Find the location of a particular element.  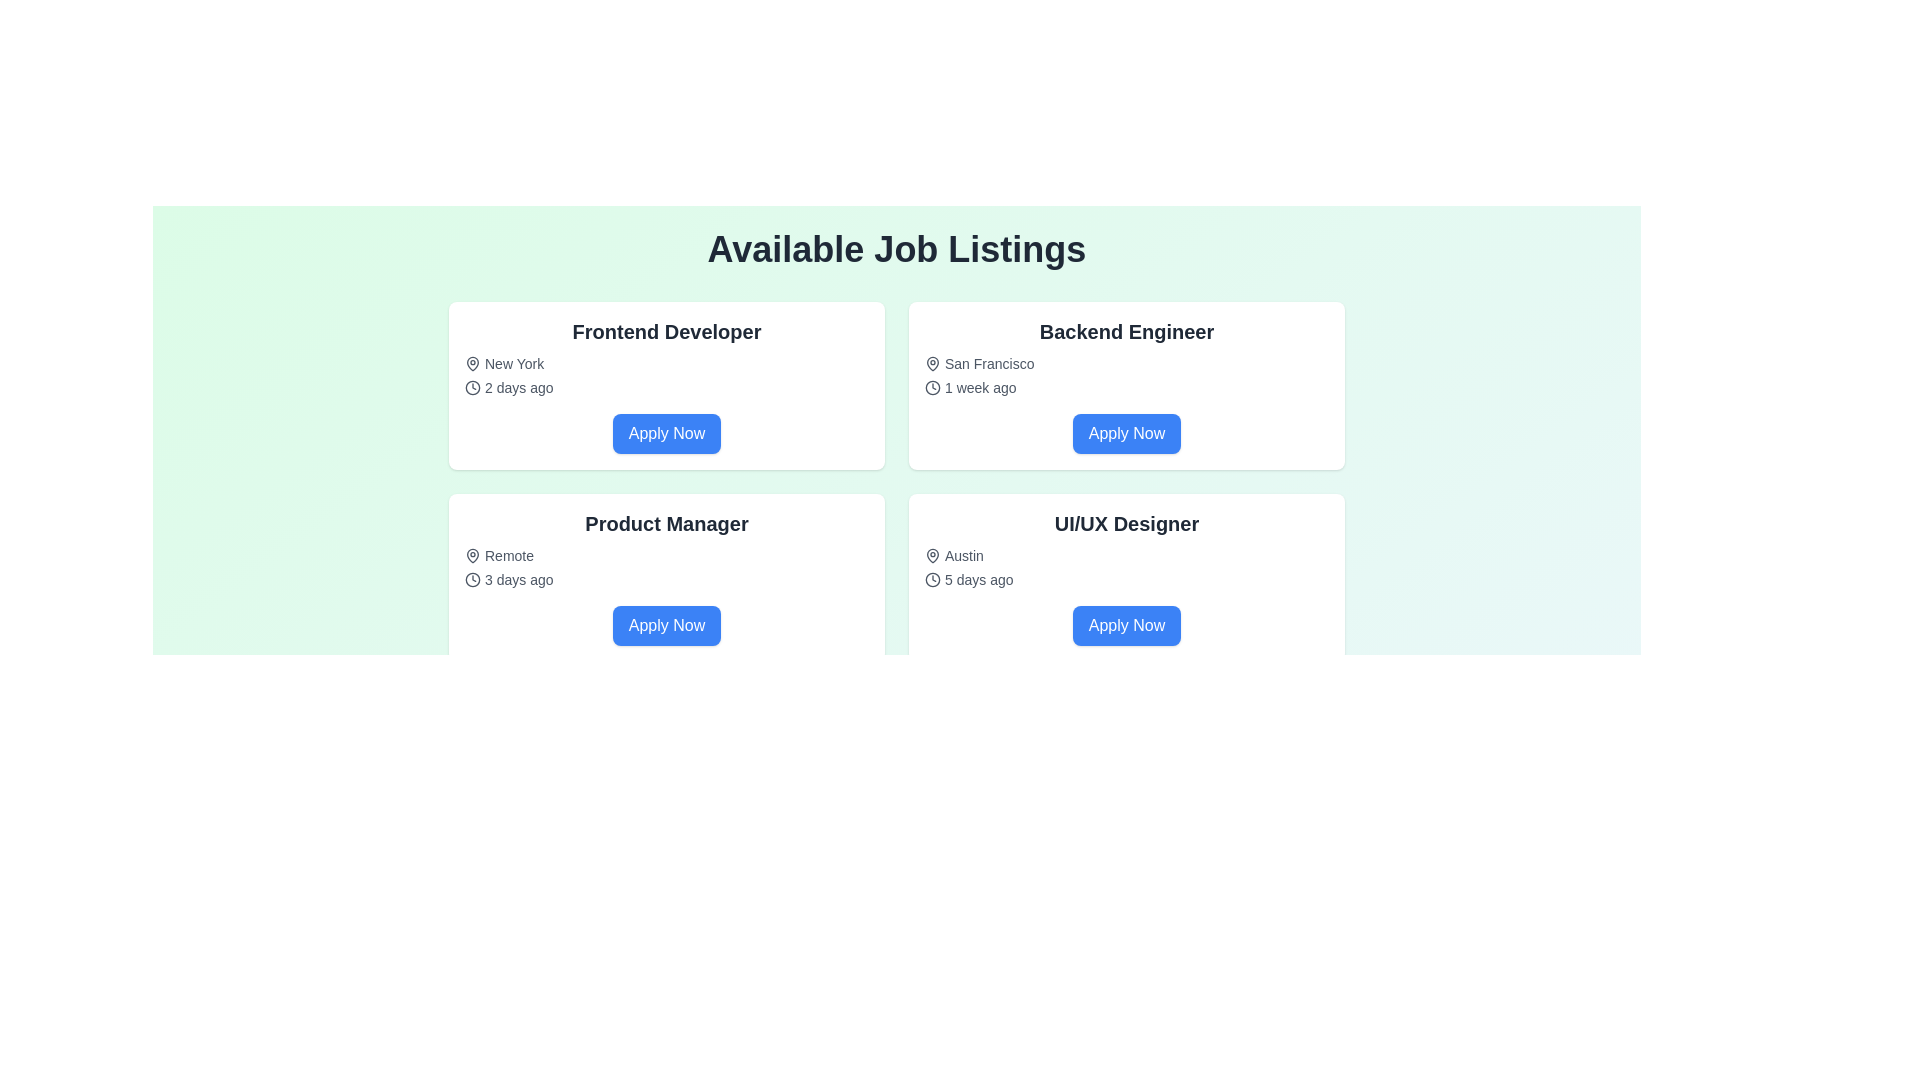

the SVG circle graphic representing the clock's face, located in the upper-left corner of the job posting card for 'Product Manager', below the location icon is located at coordinates (472, 579).